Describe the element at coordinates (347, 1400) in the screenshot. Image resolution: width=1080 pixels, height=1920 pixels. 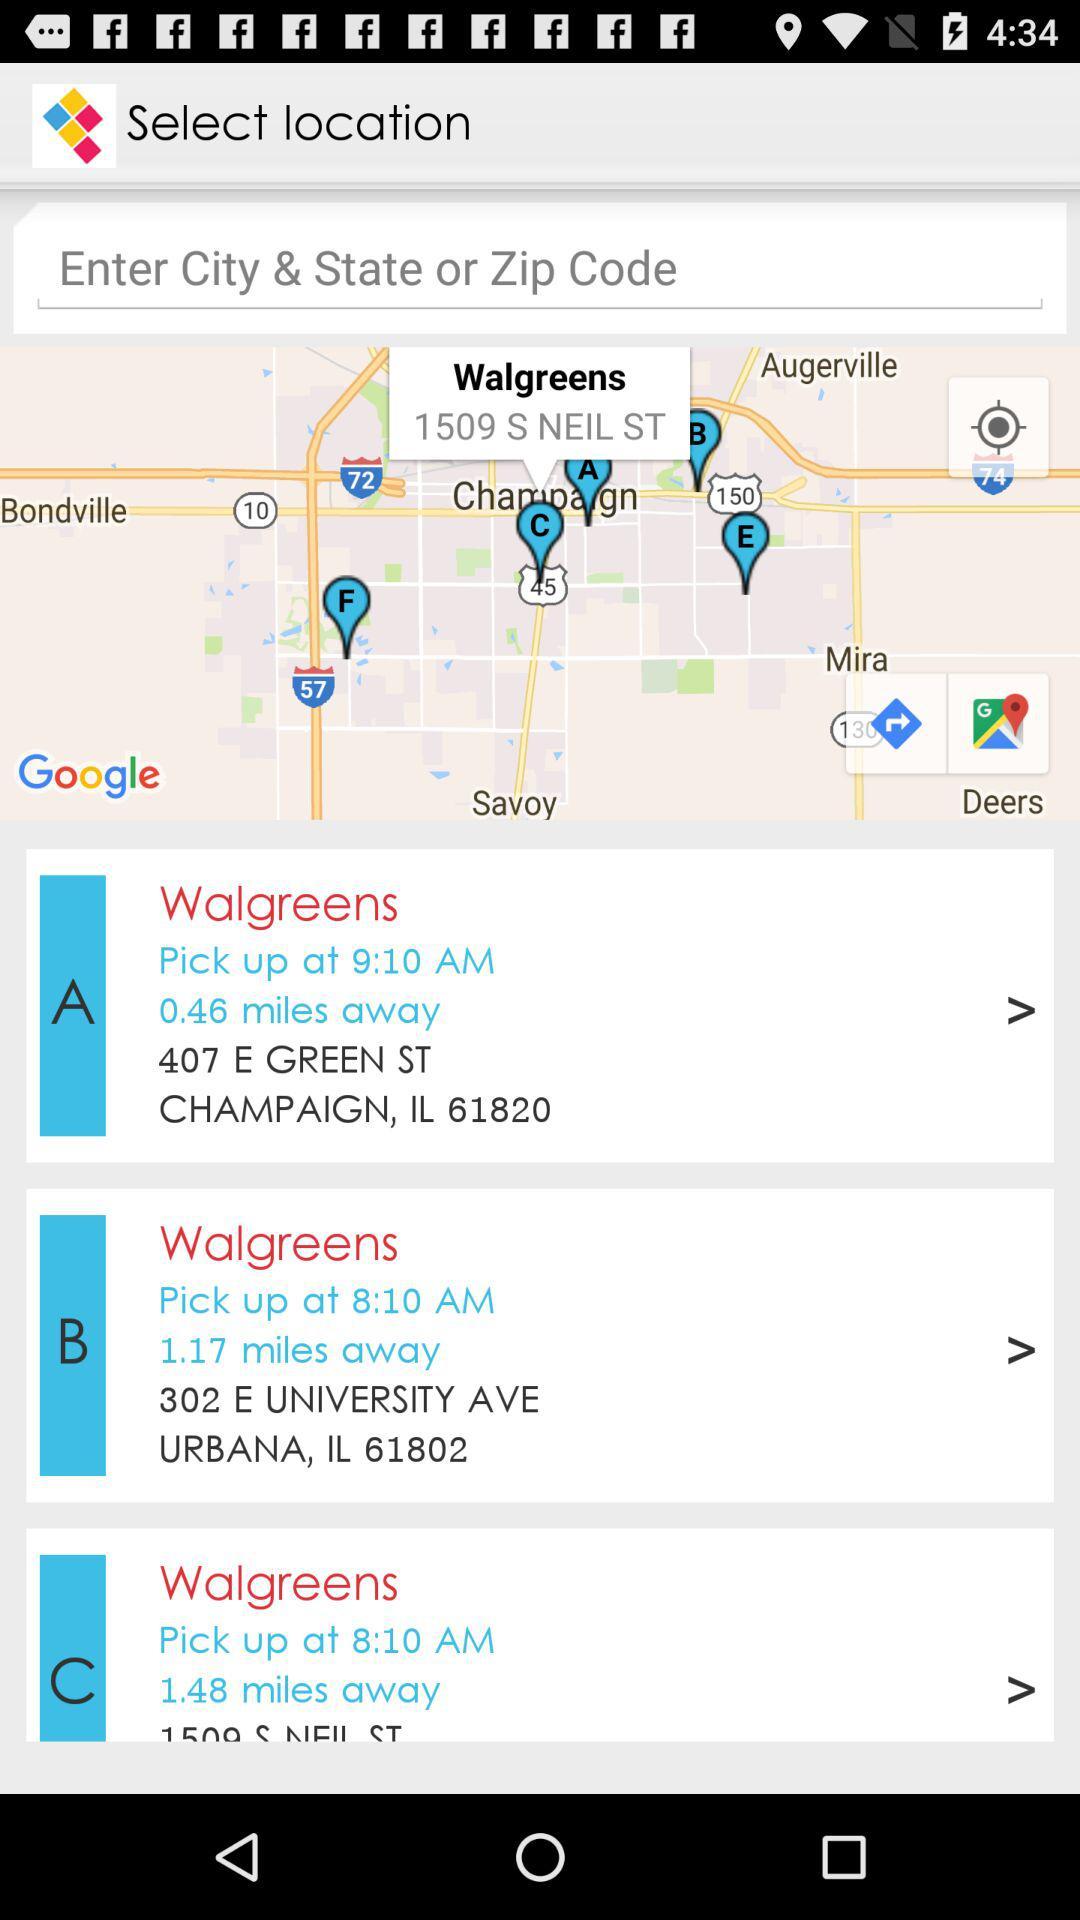
I see `the app above the urbana, il 61802 icon` at that location.